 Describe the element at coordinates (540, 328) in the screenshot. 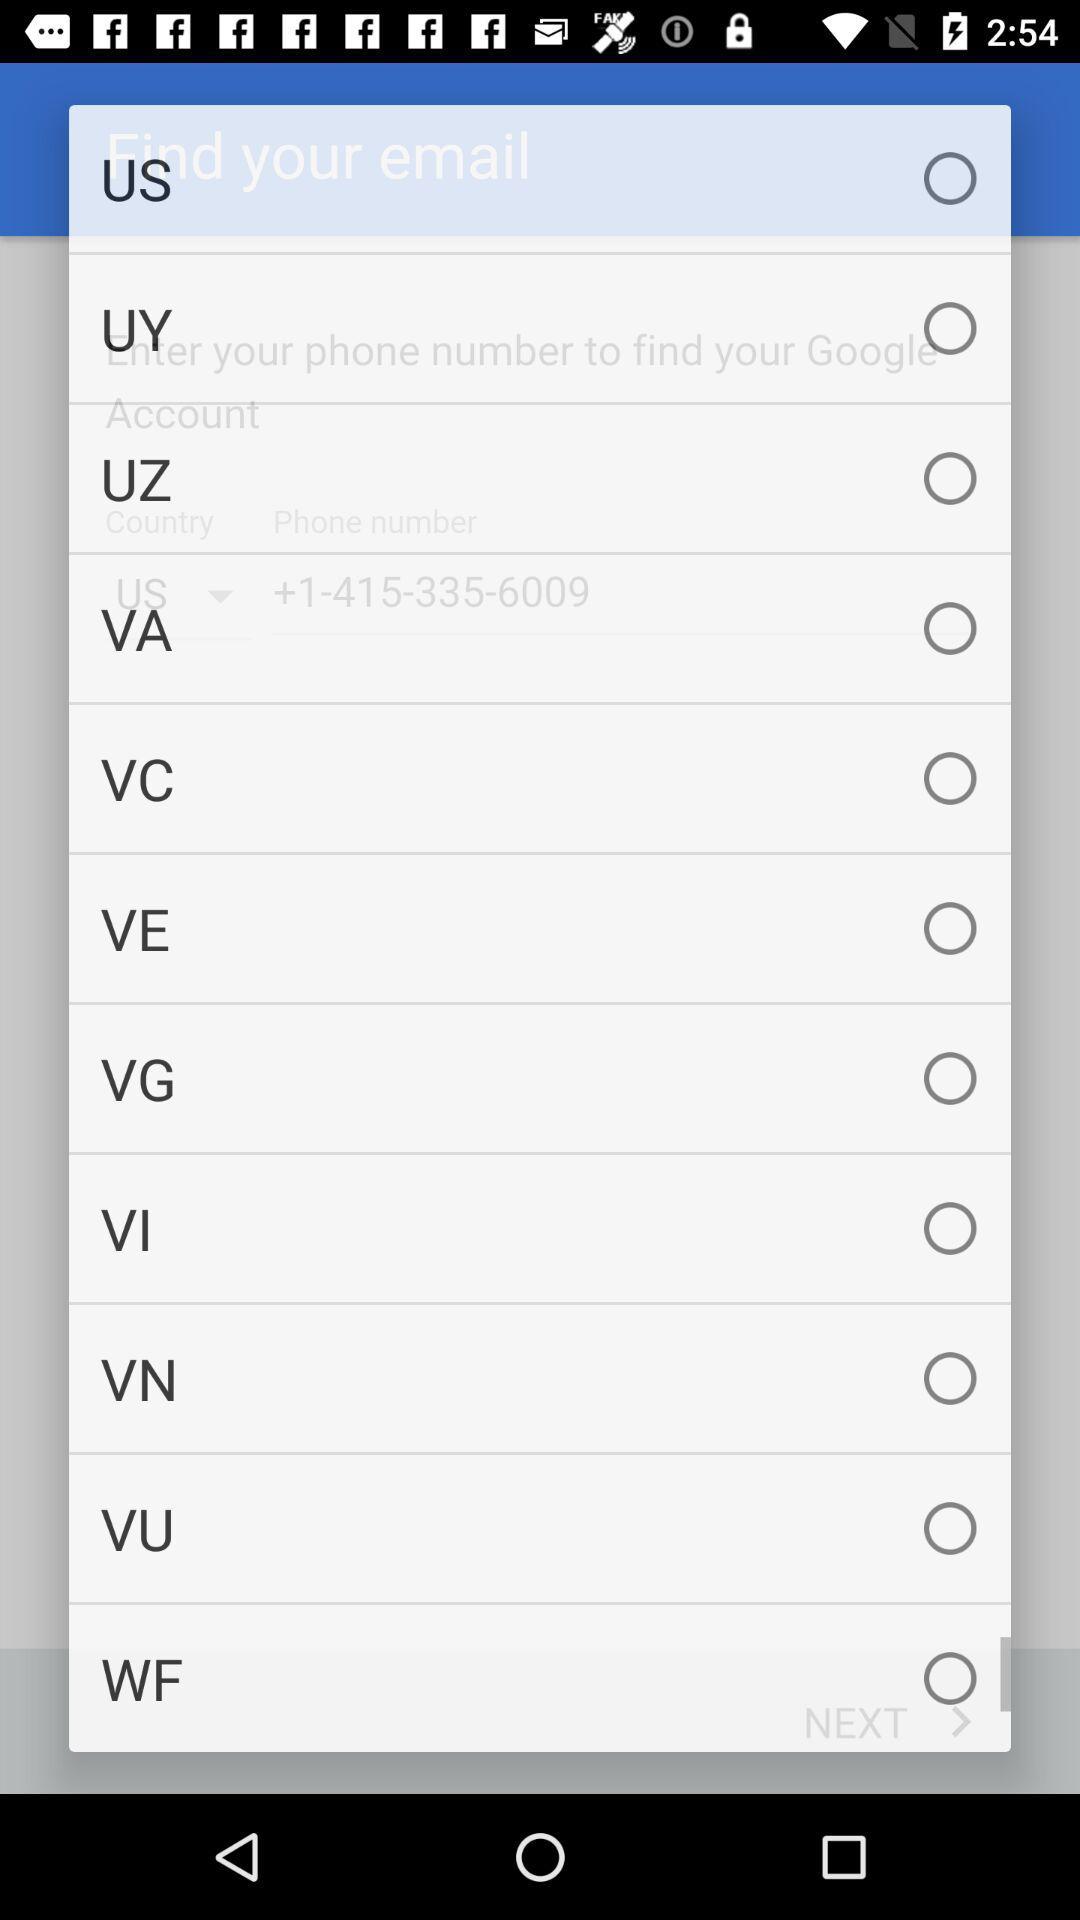

I see `uy` at that location.